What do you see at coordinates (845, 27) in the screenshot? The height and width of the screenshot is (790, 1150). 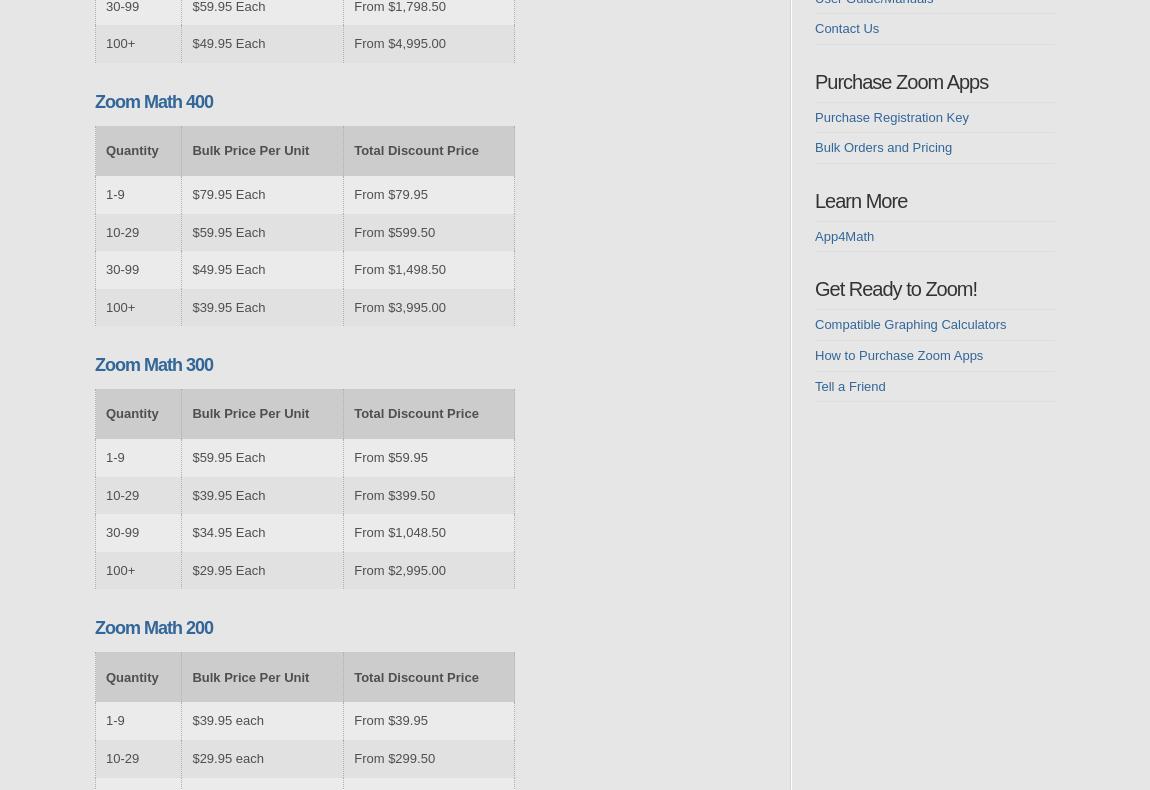 I see `'Contact Us'` at bounding box center [845, 27].